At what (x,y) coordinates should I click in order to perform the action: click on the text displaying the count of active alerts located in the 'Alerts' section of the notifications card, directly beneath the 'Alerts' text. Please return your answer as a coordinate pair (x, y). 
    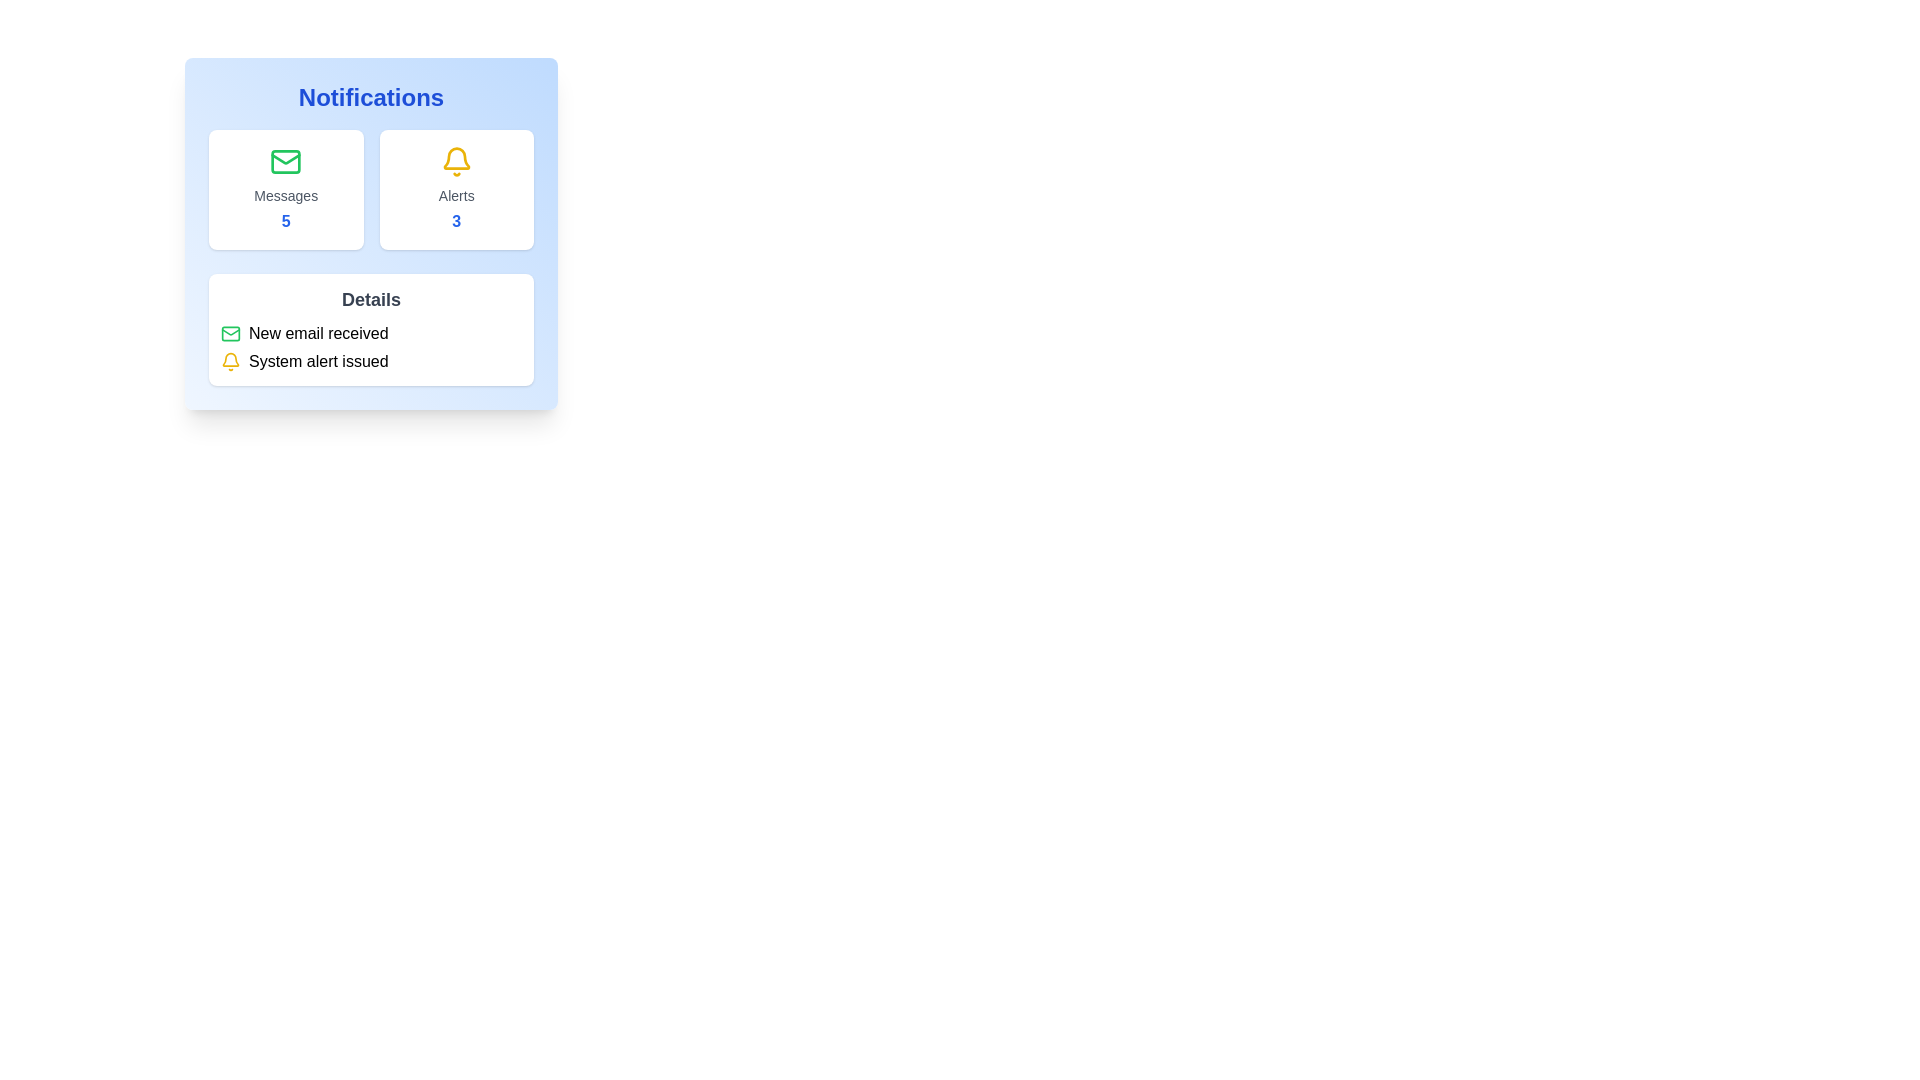
    Looking at the image, I should click on (455, 222).